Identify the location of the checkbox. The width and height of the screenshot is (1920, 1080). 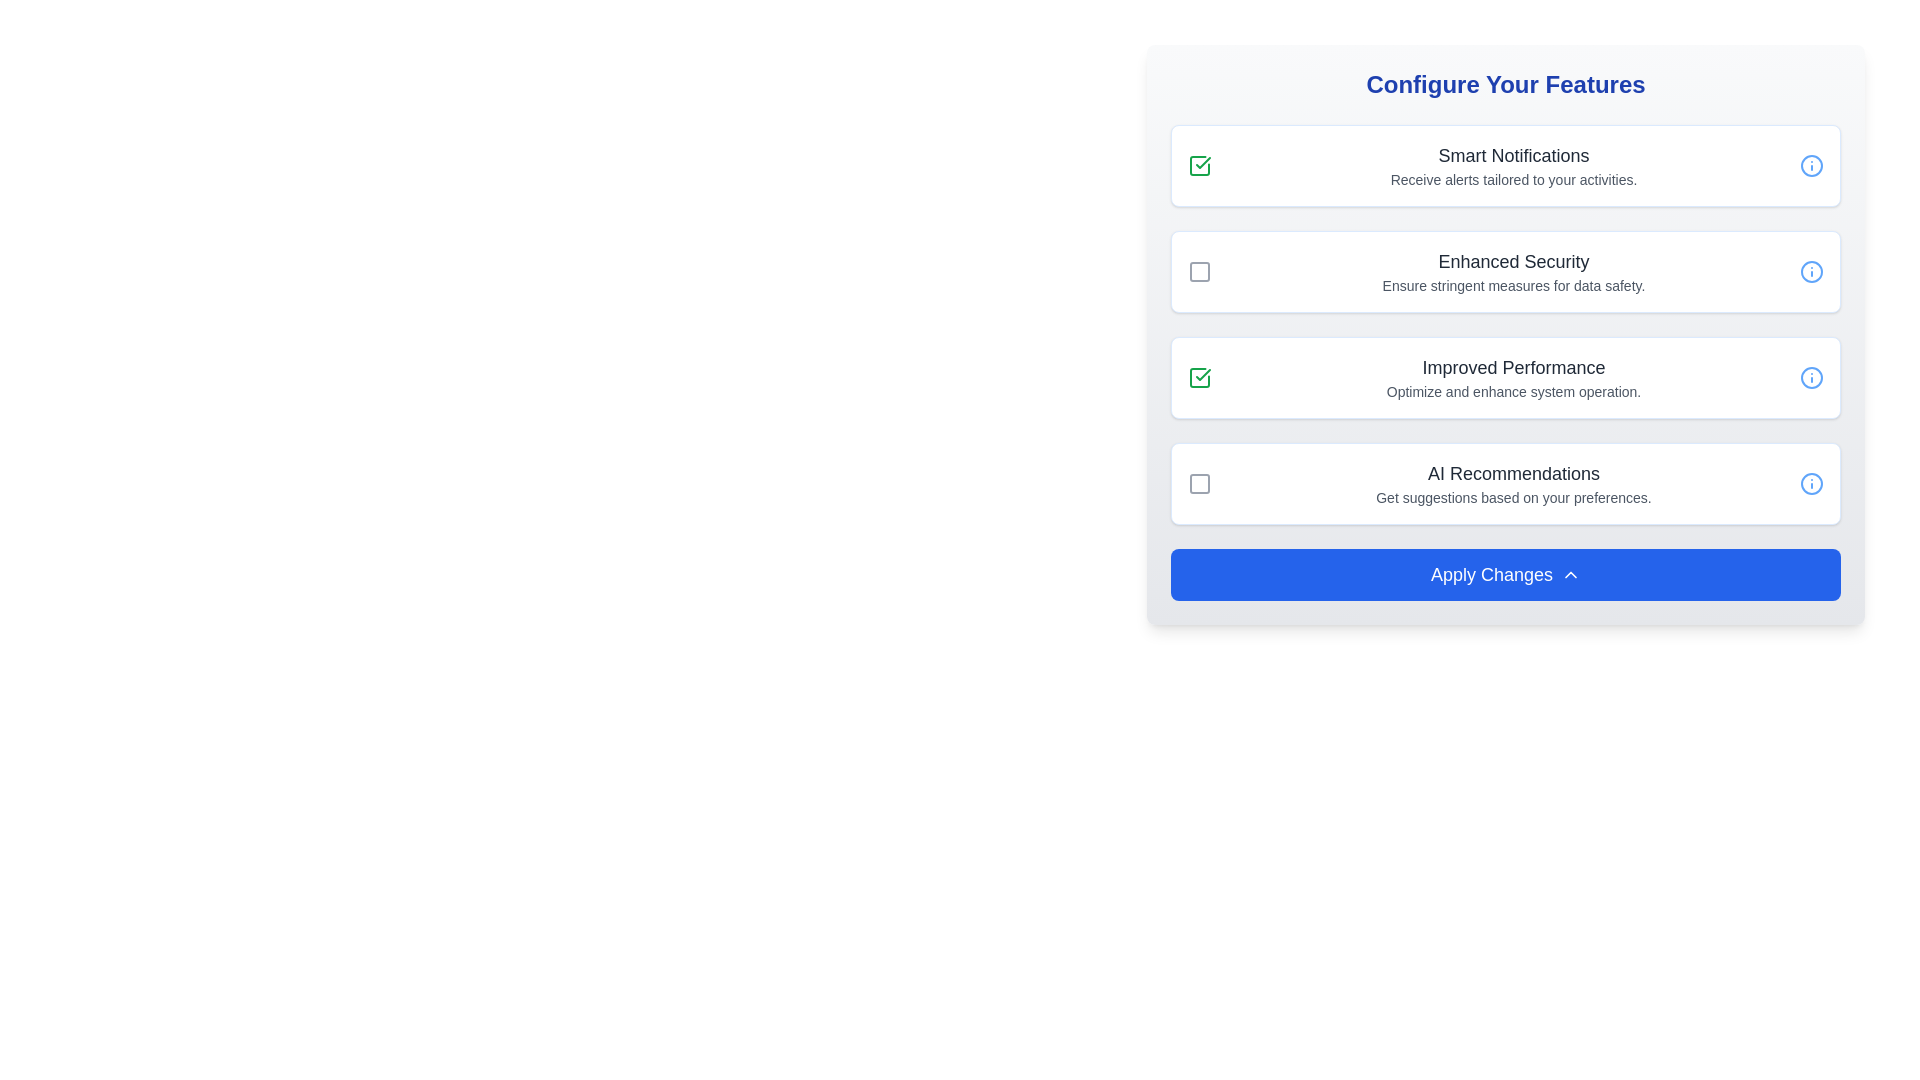
(1200, 378).